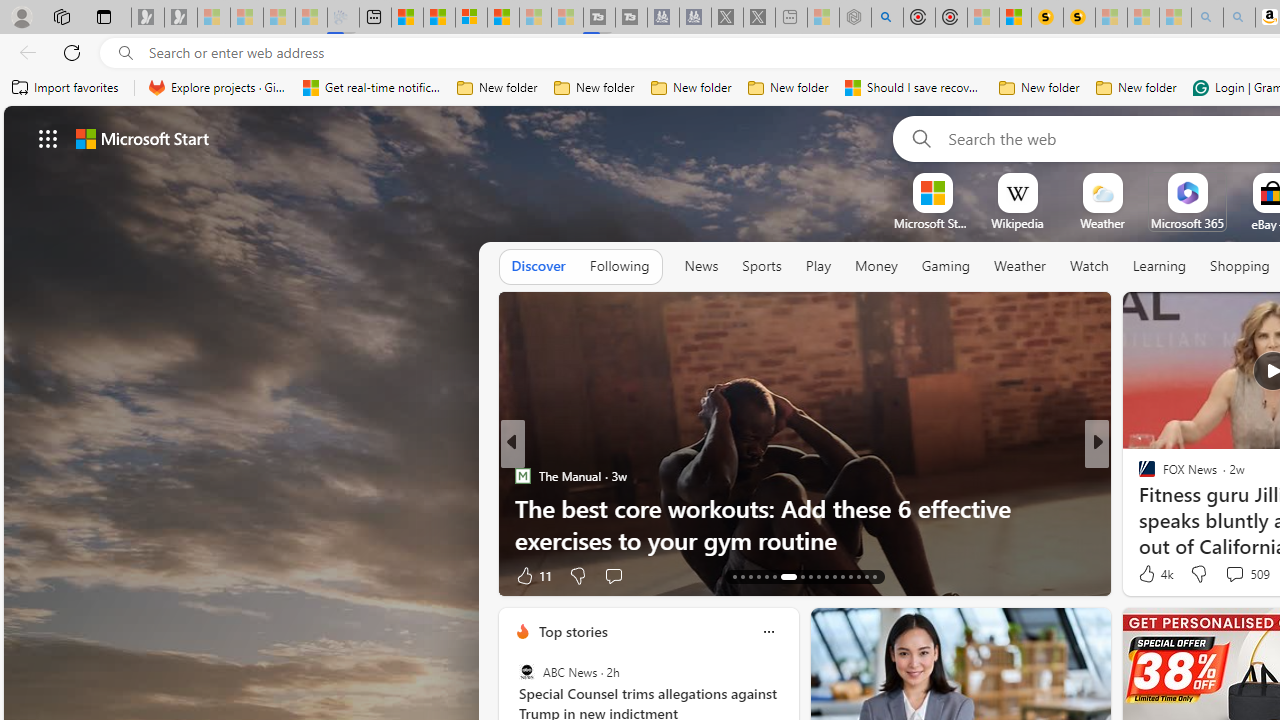  I want to click on 'Watch', so click(1088, 265).